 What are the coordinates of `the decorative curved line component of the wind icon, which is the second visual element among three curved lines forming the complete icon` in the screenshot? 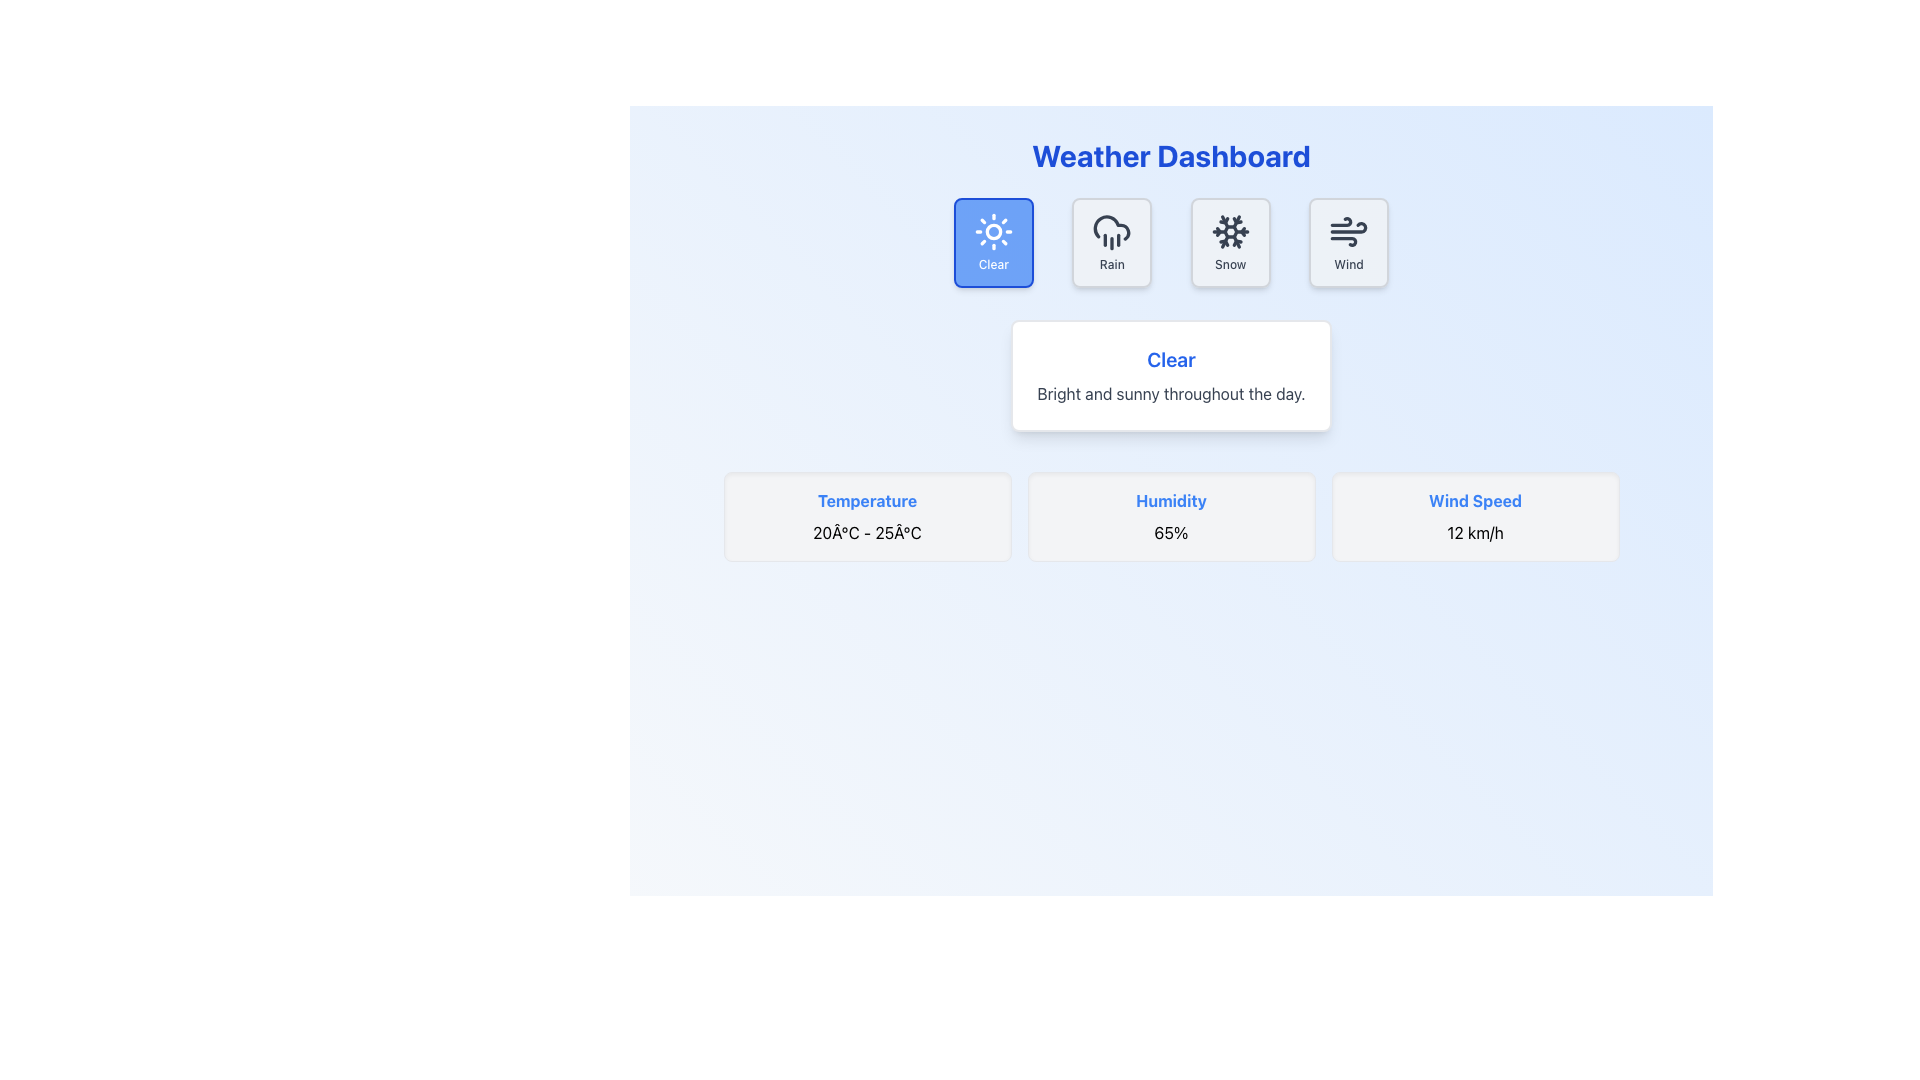 It's located at (1344, 241).